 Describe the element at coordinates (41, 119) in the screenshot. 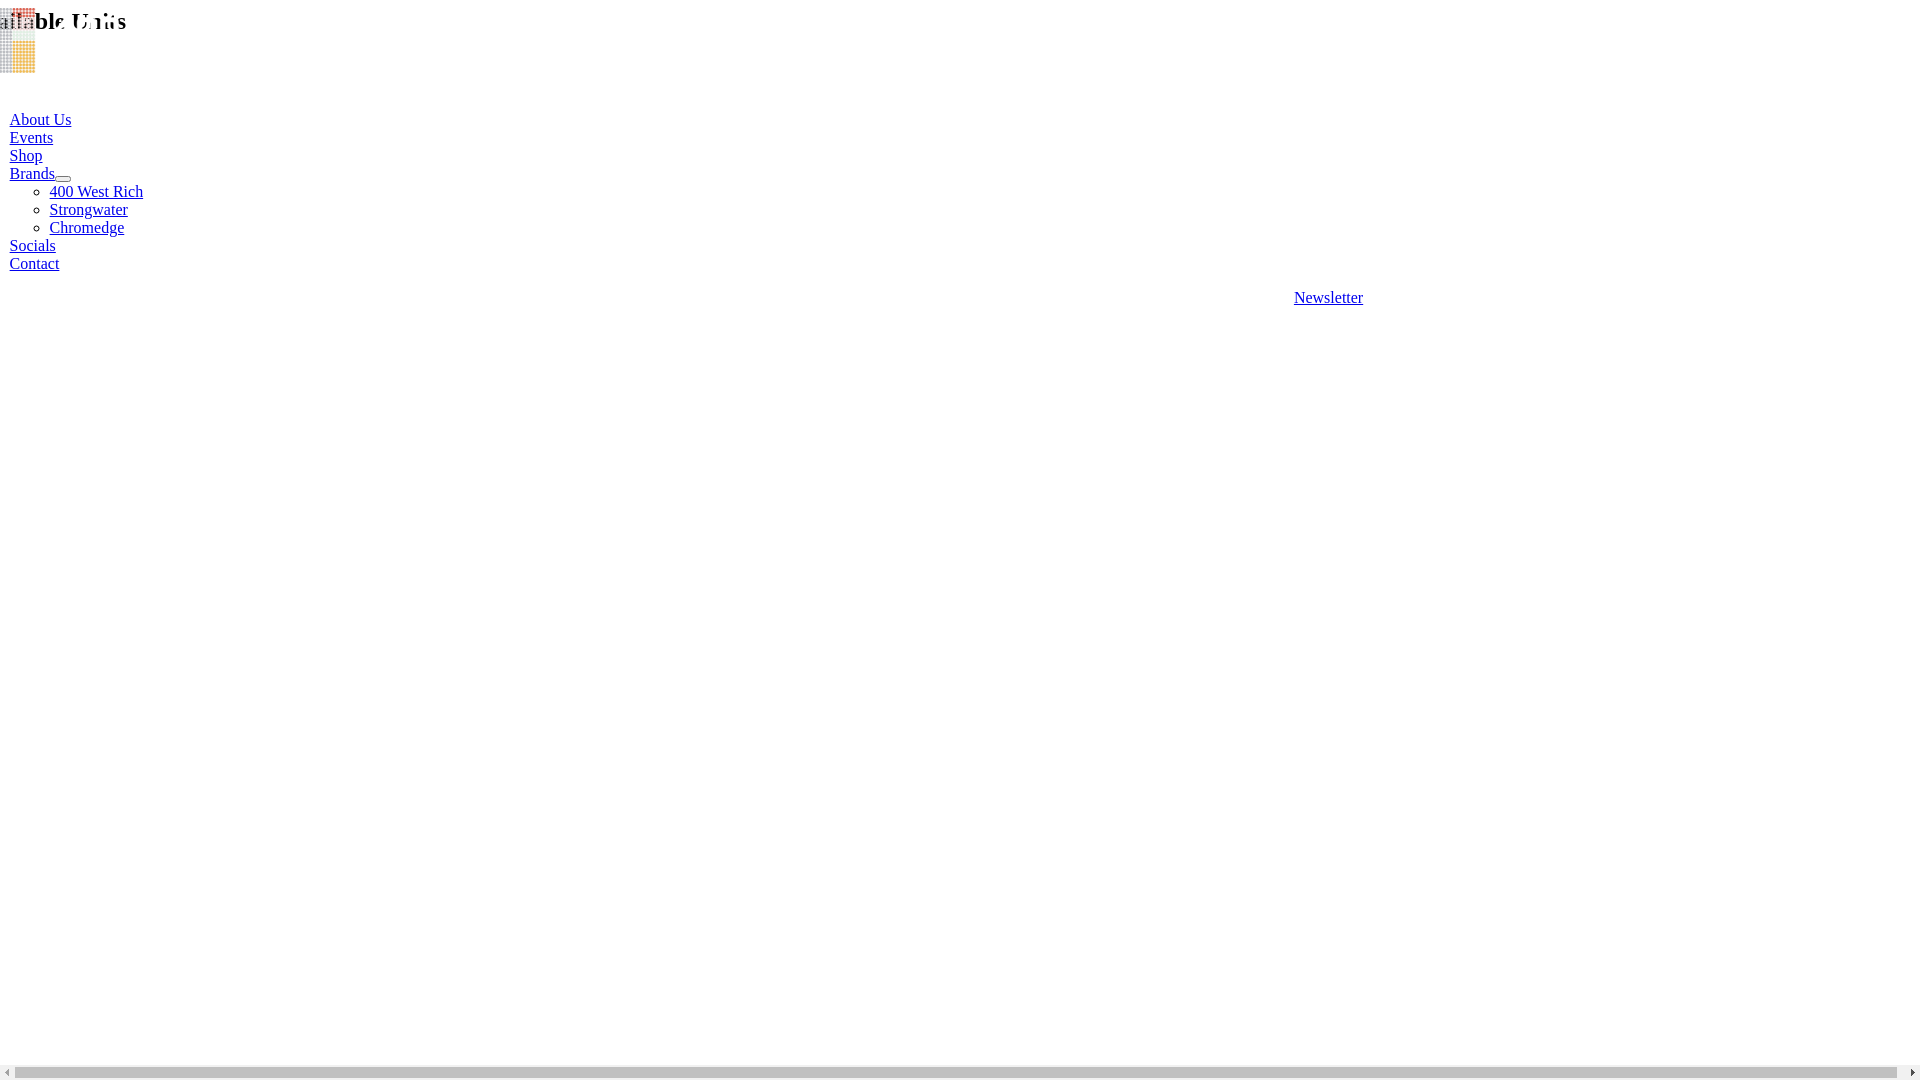

I see `'About Us'` at that location.